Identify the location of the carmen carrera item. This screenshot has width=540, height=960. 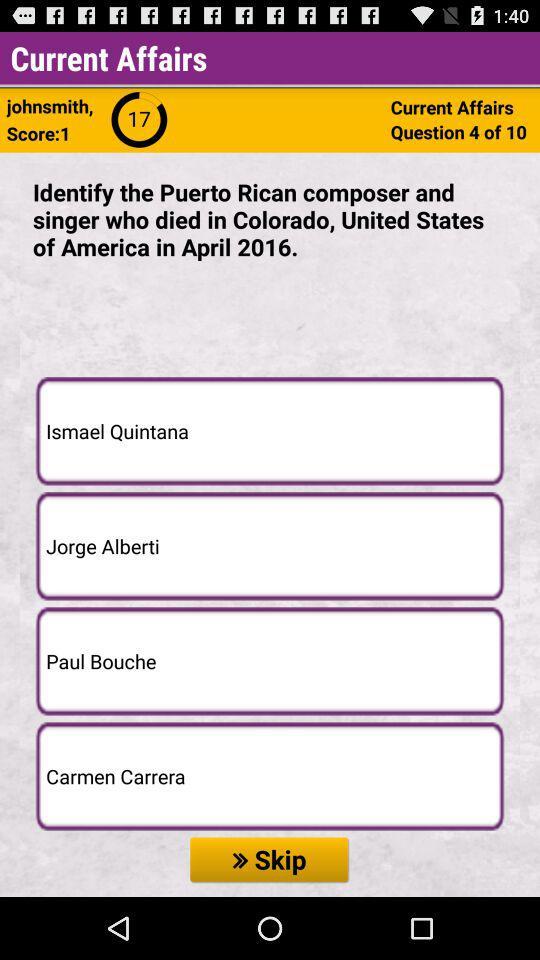
(270, 775).